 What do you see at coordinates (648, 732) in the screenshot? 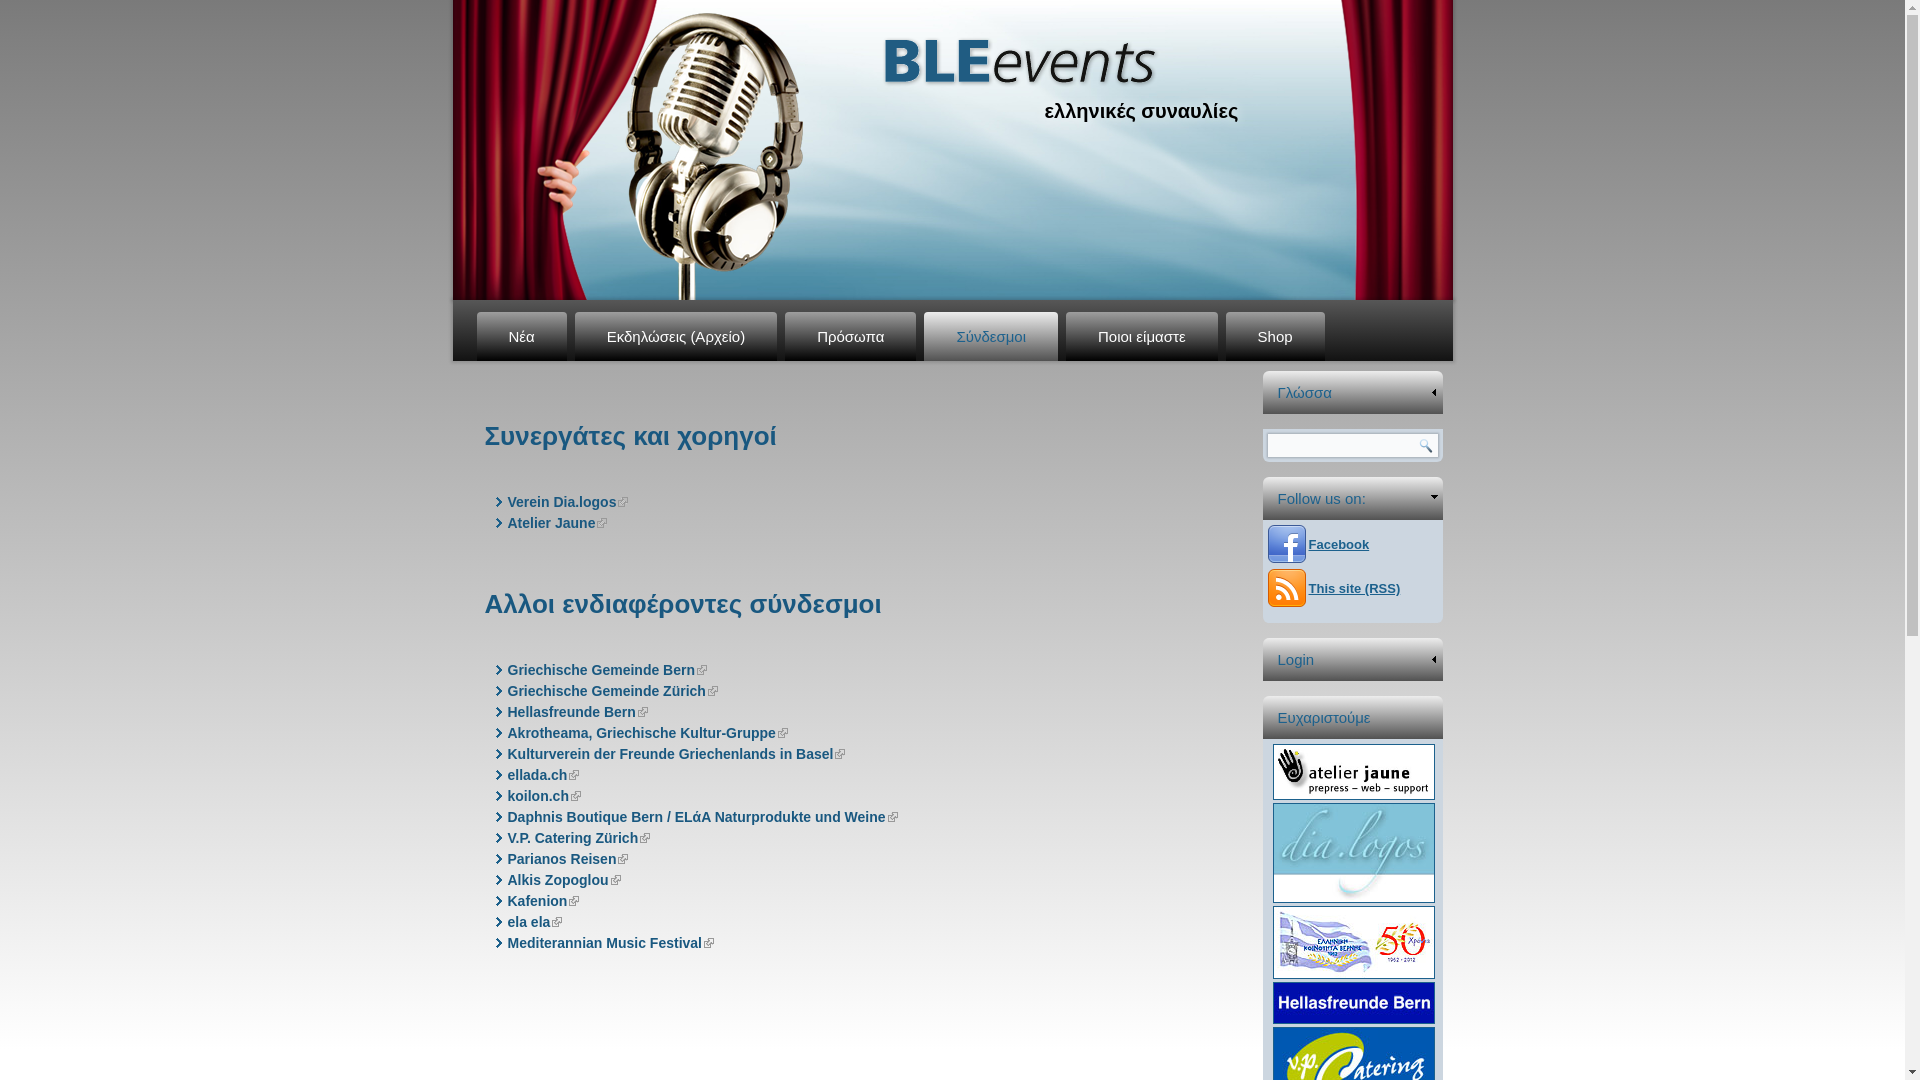
I see `'Akrotheama, Griechische Kultur-Gruppe` at bounding box center [648, 732].